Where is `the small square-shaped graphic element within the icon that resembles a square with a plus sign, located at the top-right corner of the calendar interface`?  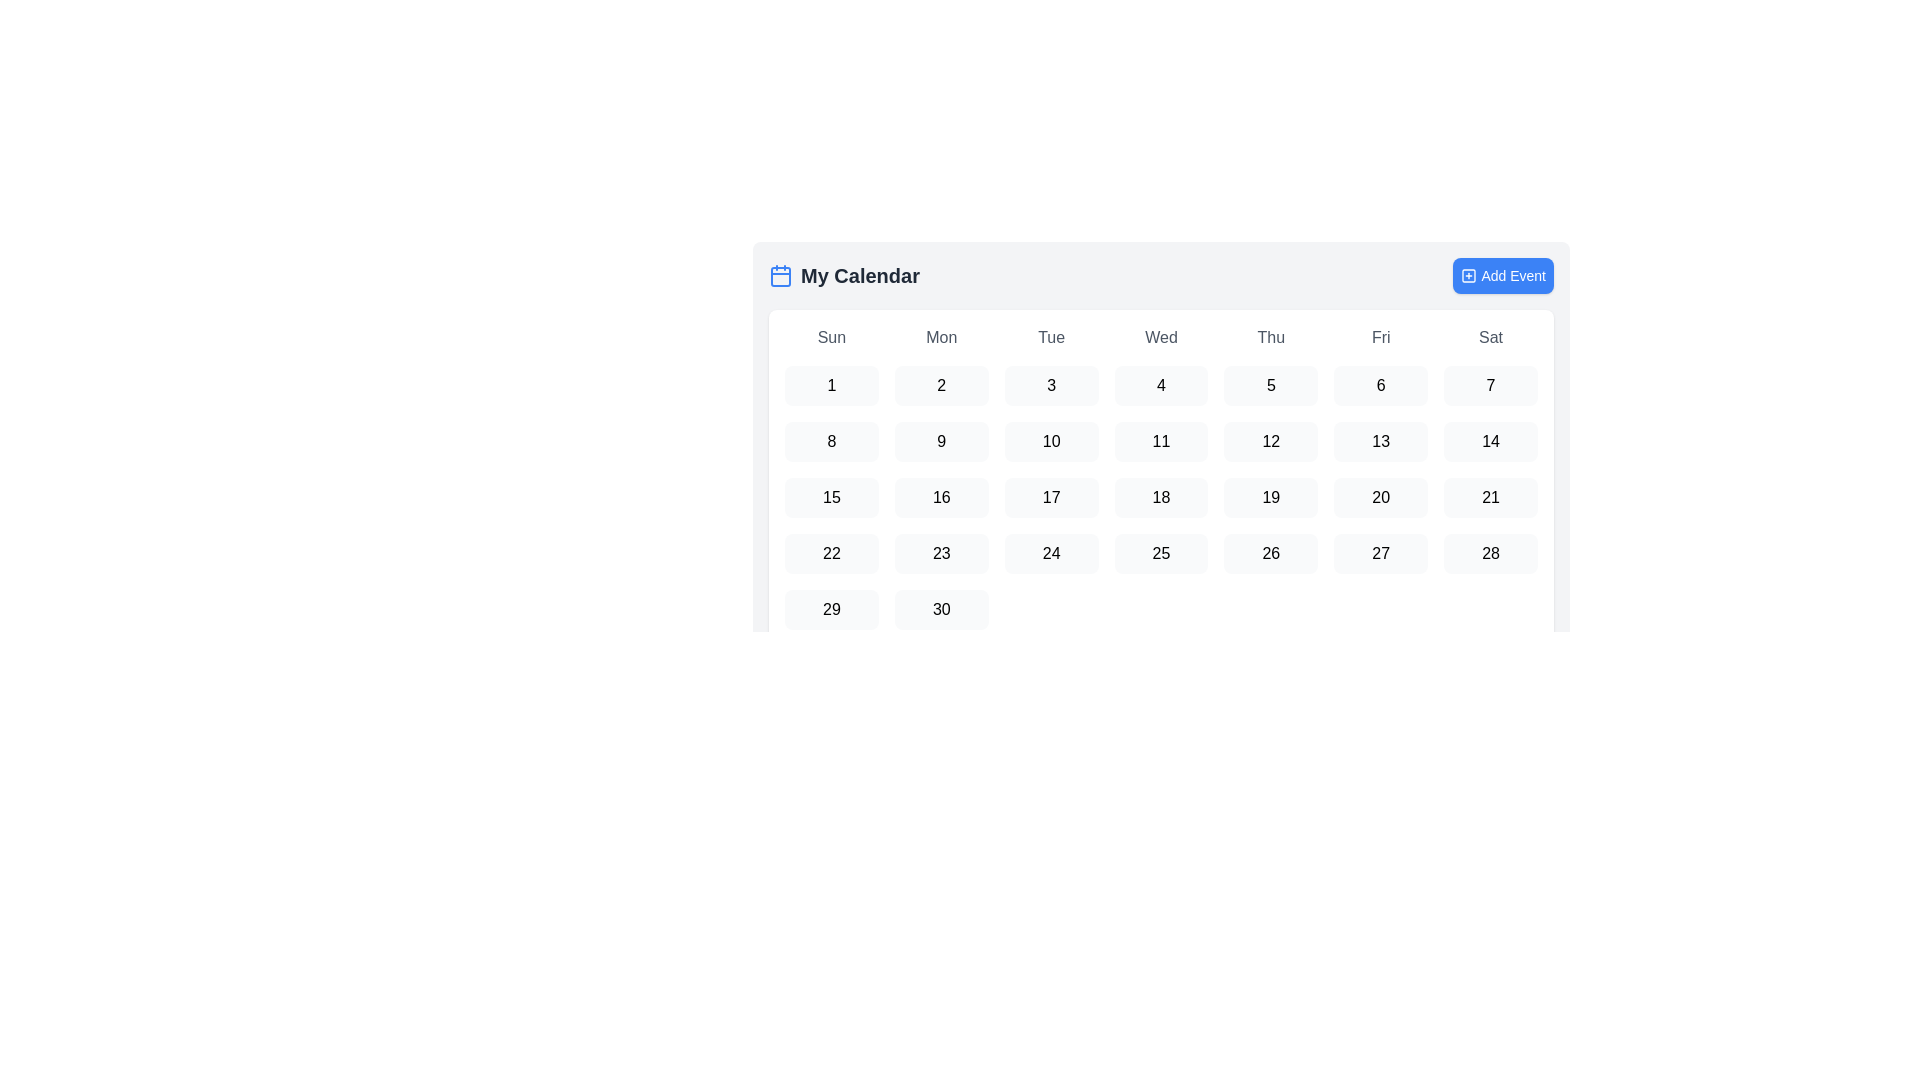 the small square-shaped graphic element within the icon that resembles a square with a plus sign, located at the top-right corner of the calendar interface is located at coordinates (1469, 276).